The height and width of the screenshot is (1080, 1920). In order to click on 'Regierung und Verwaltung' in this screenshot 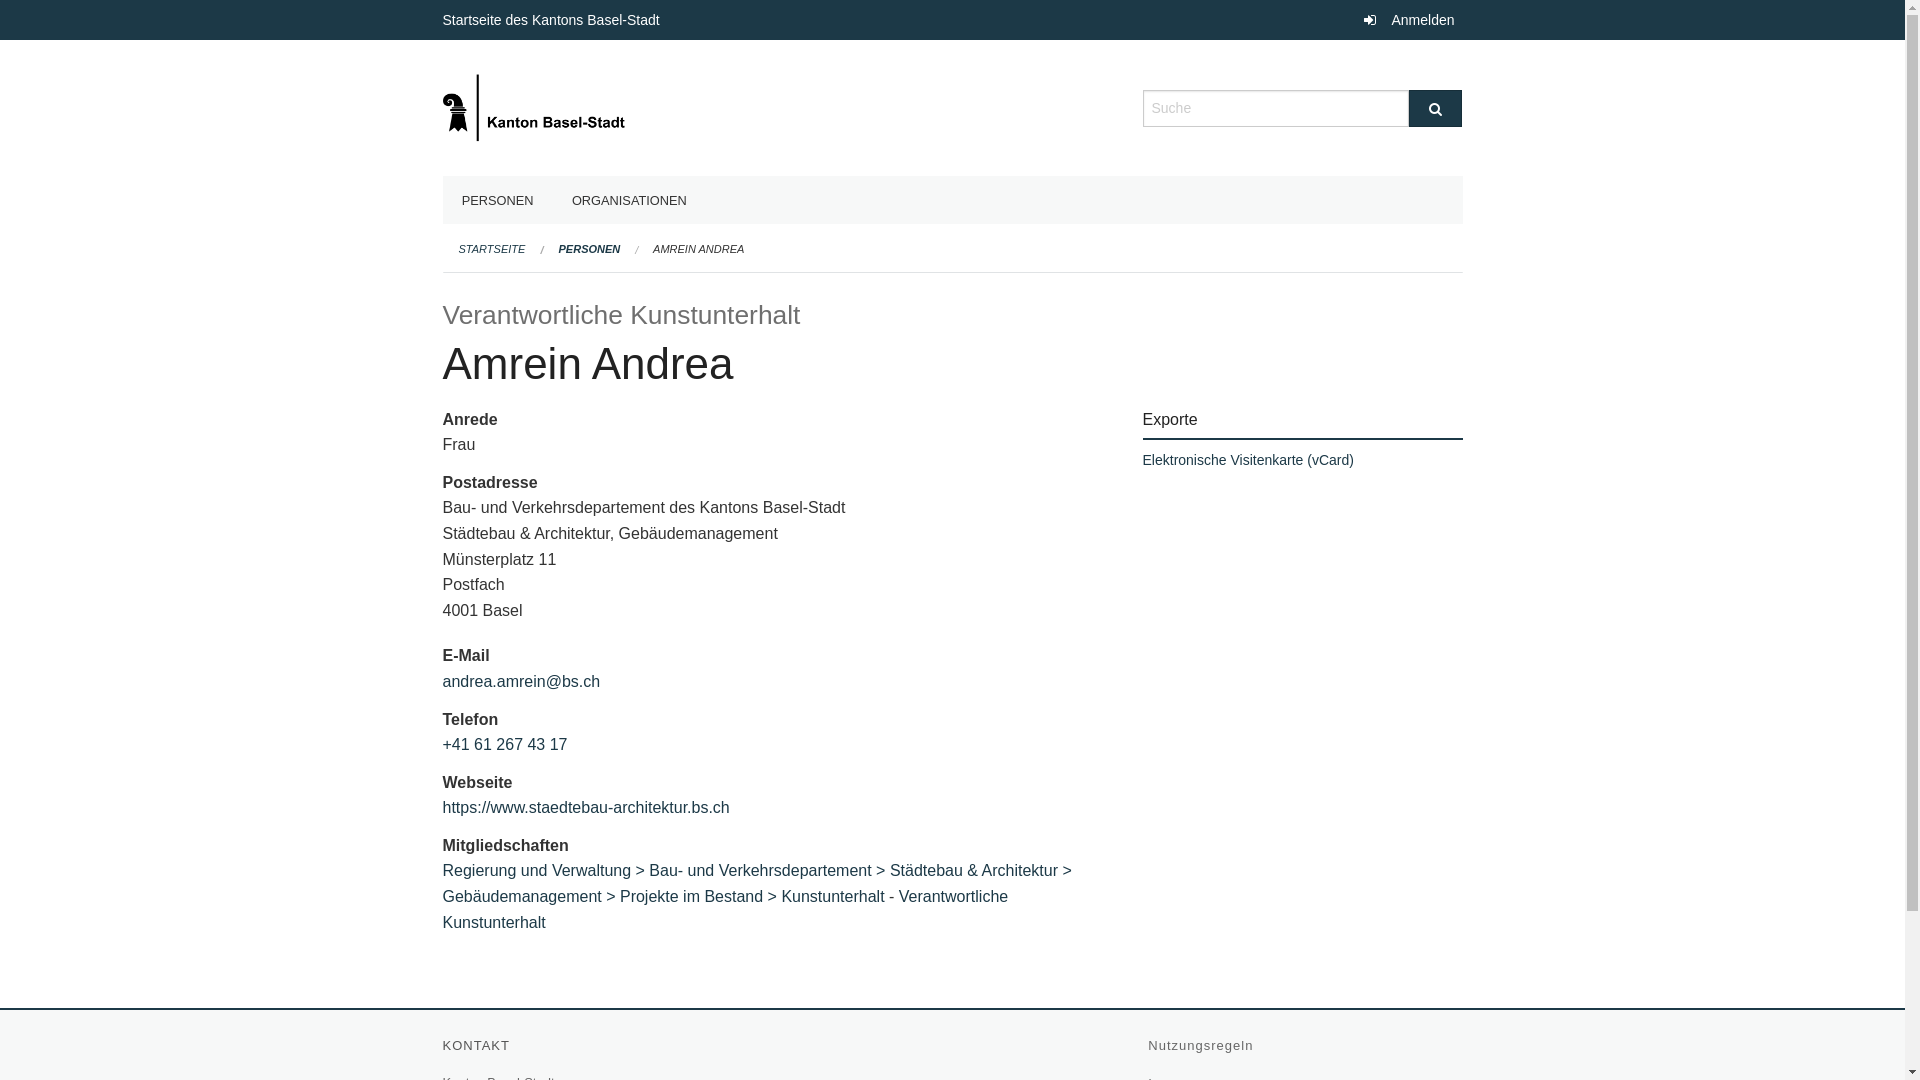, I will do `click(545, 869)`.